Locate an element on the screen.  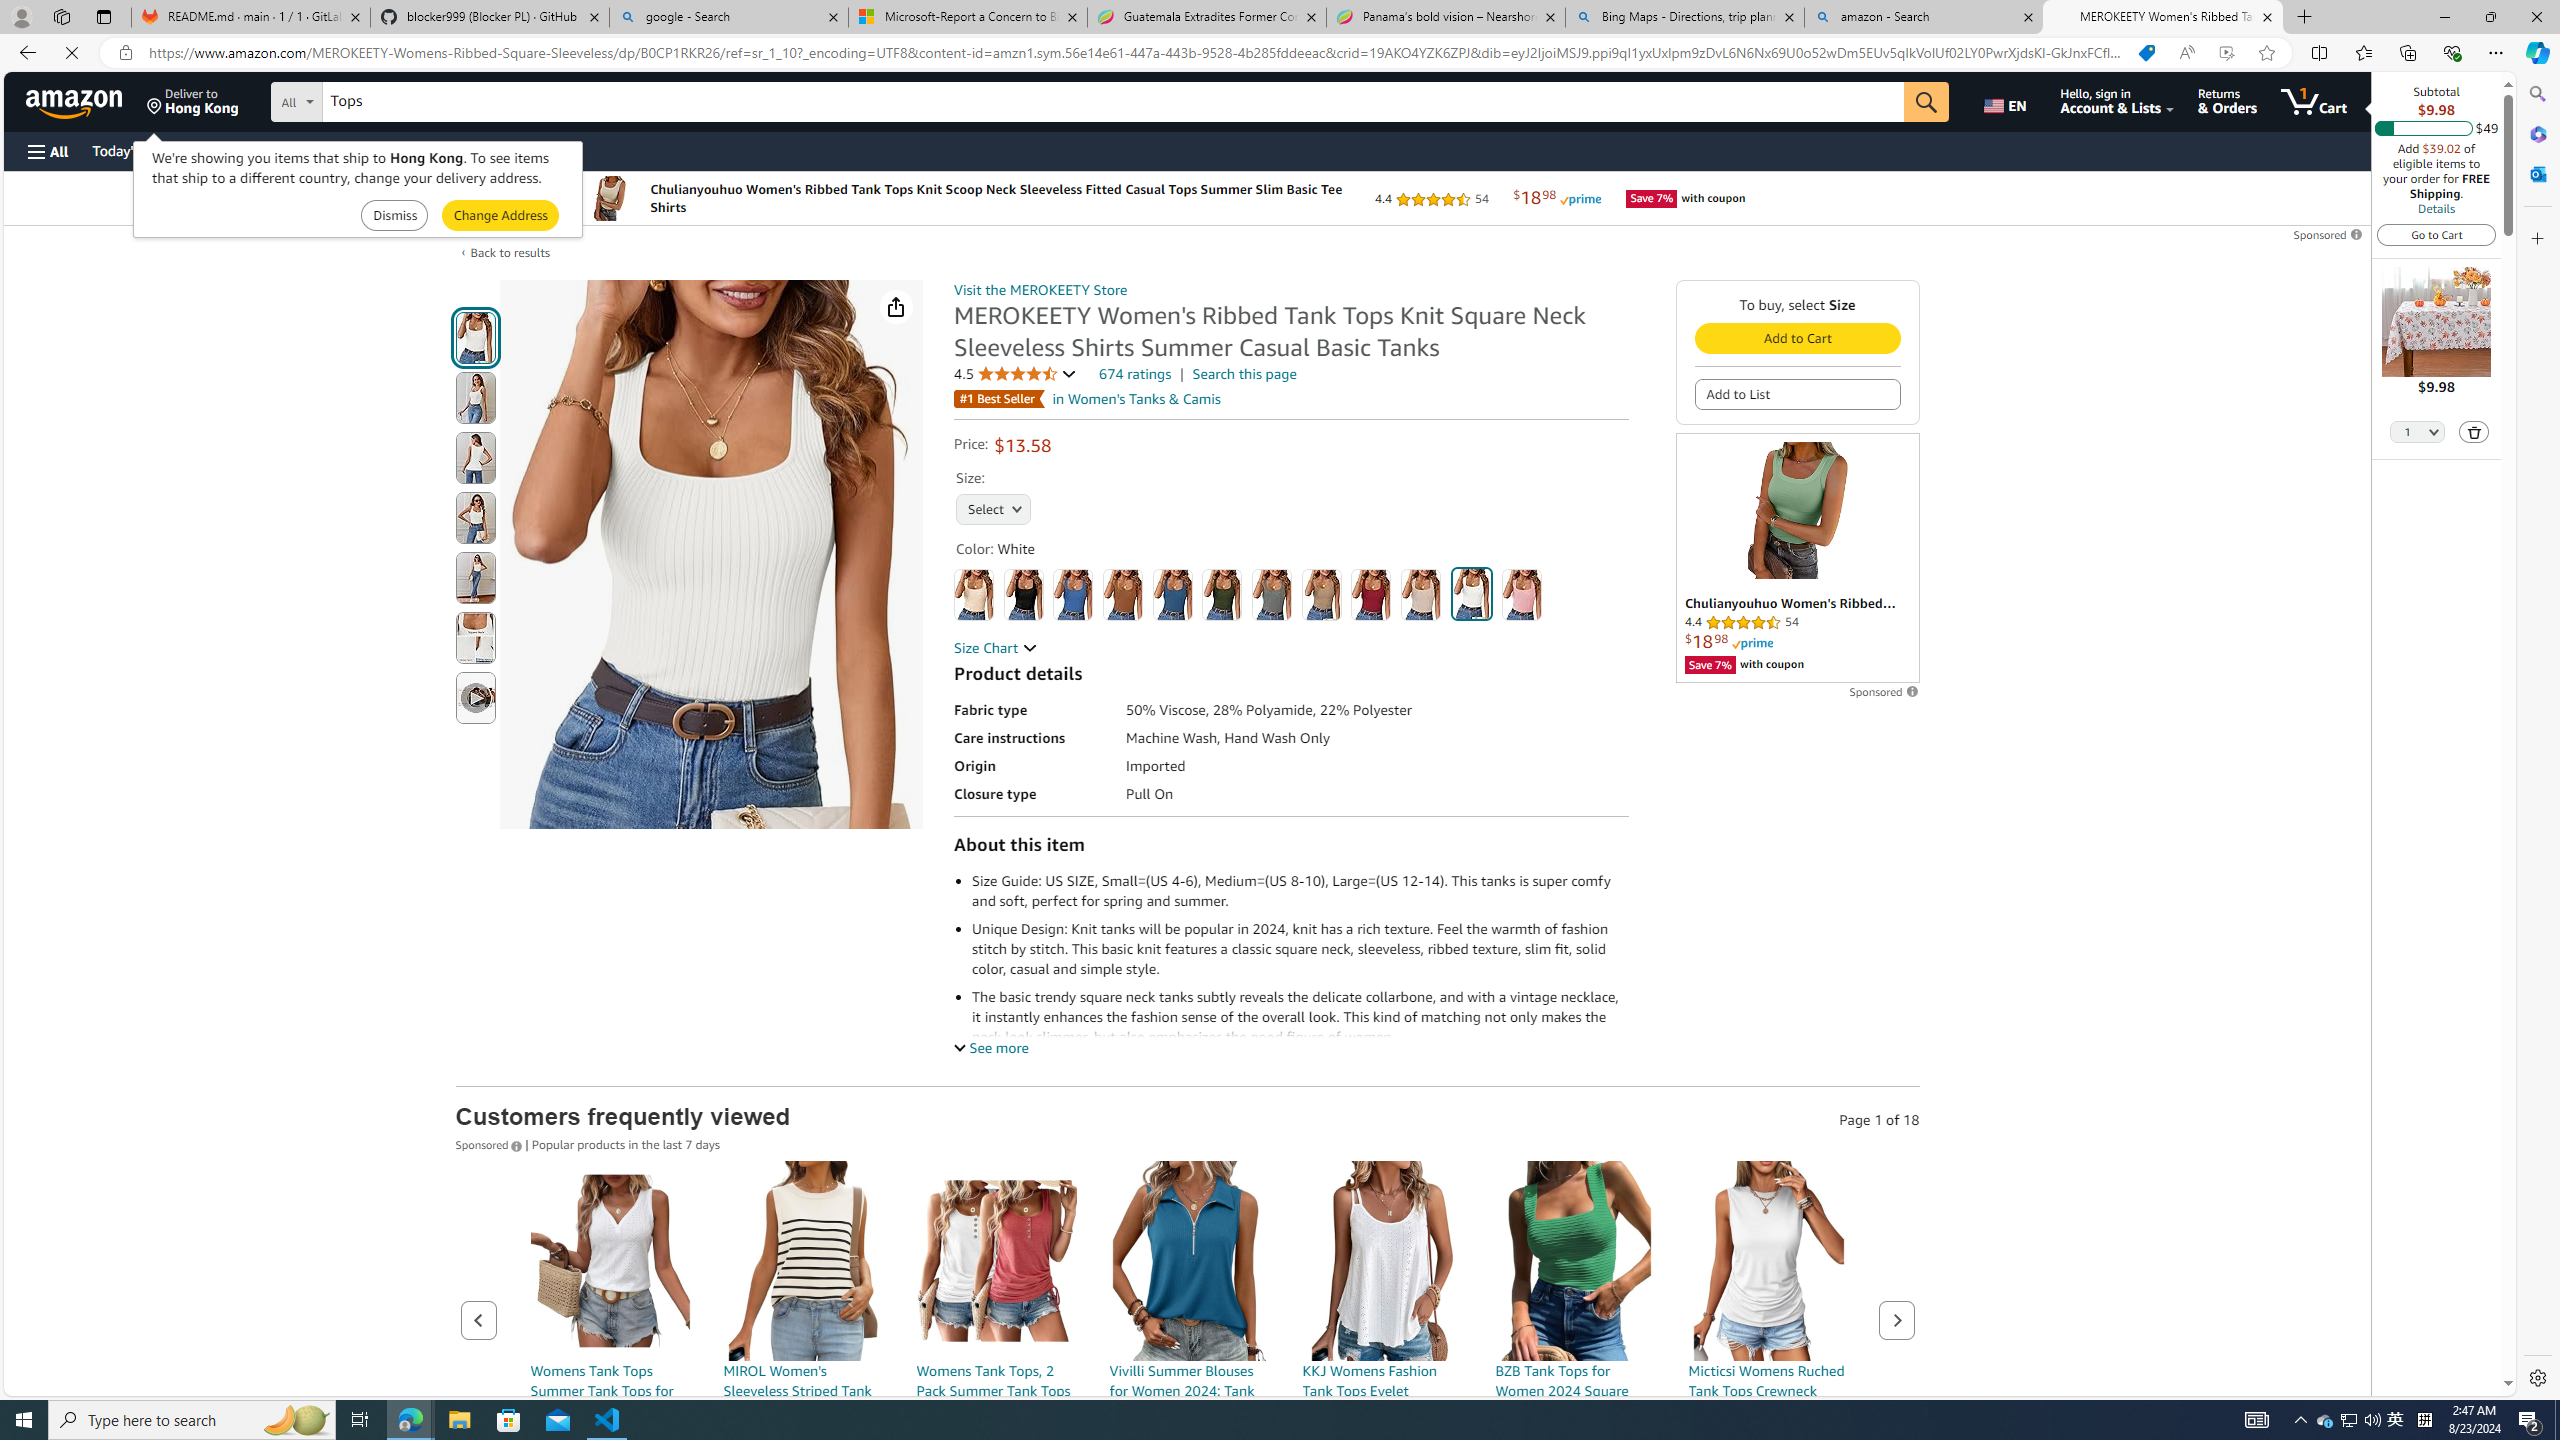
'Visit the MEROKEETY Store' is located at coordinates (1040, 290).